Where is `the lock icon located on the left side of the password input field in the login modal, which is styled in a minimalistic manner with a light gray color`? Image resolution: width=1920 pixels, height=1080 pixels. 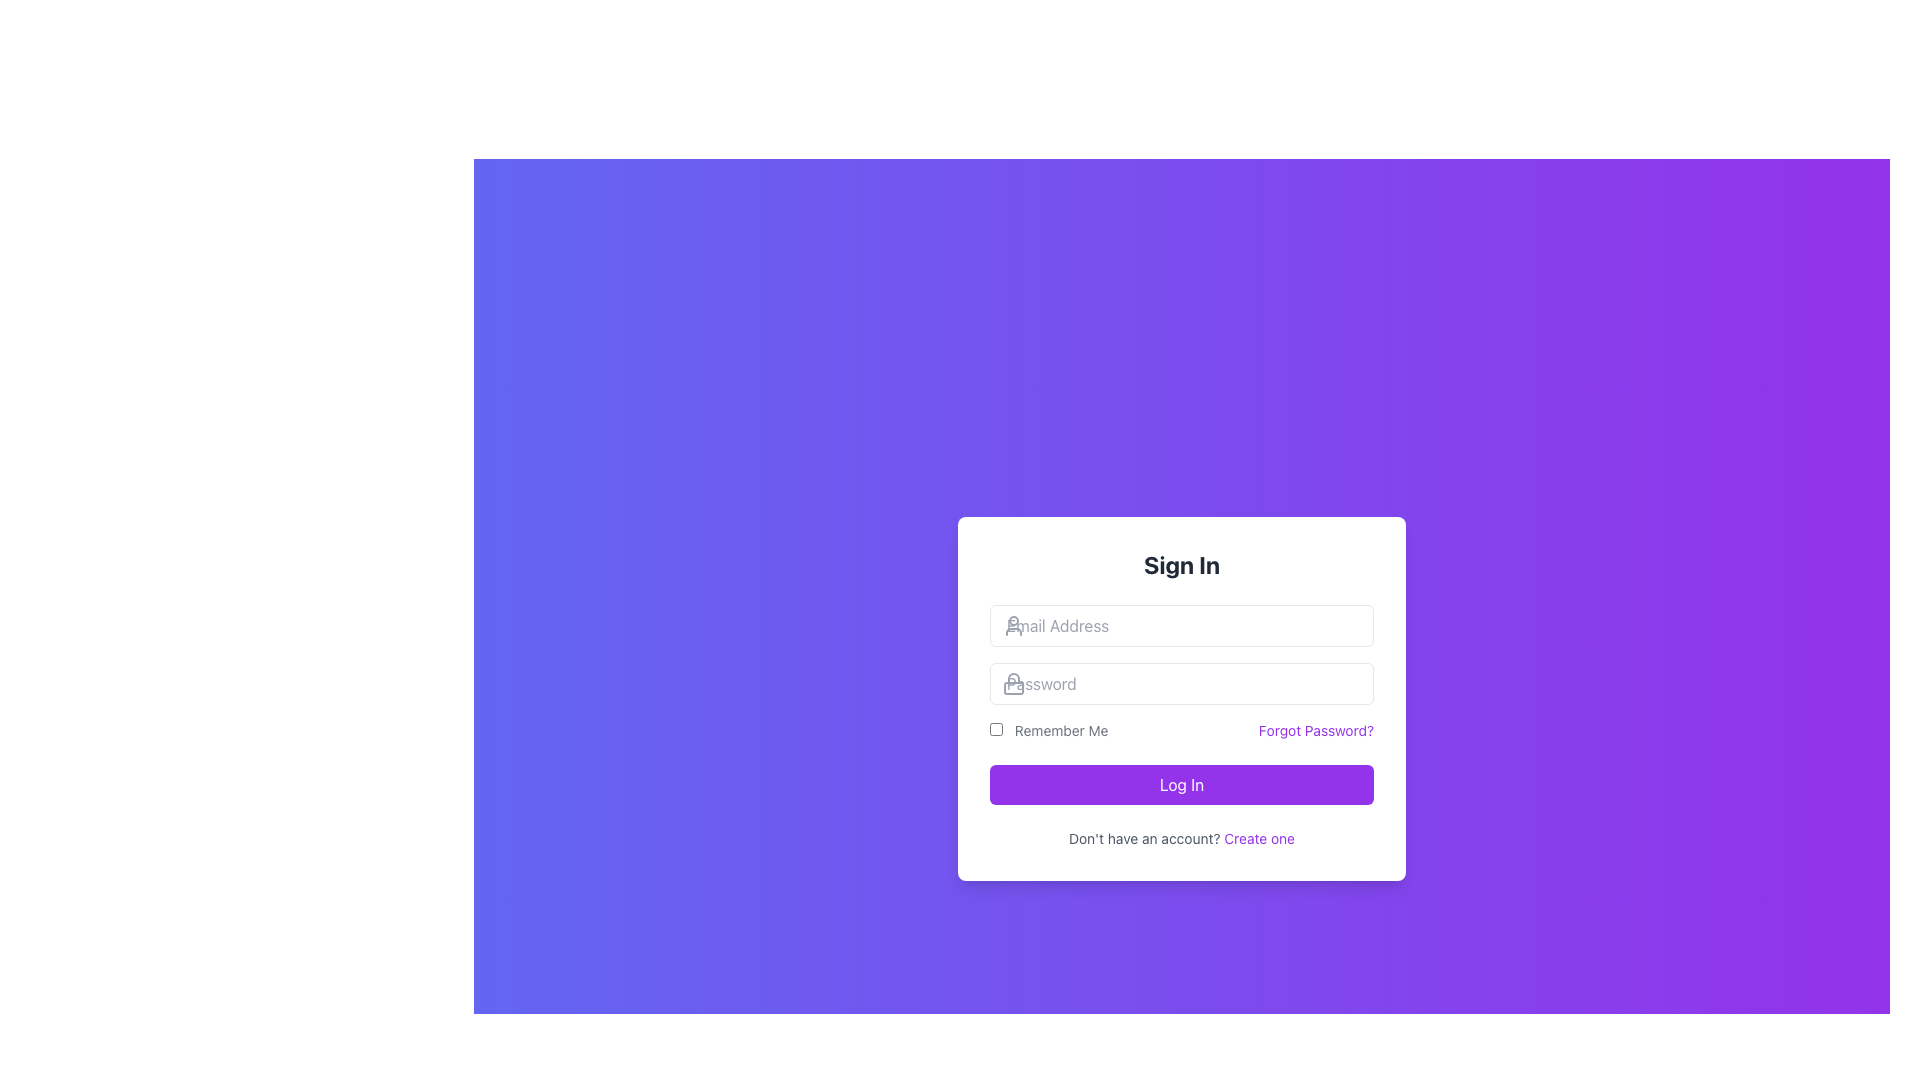
the lock icon located on the left side of the password input field in the login modal, which is styled in a minimalistic manner with a light gray color is located at coordinates (1013, 682).